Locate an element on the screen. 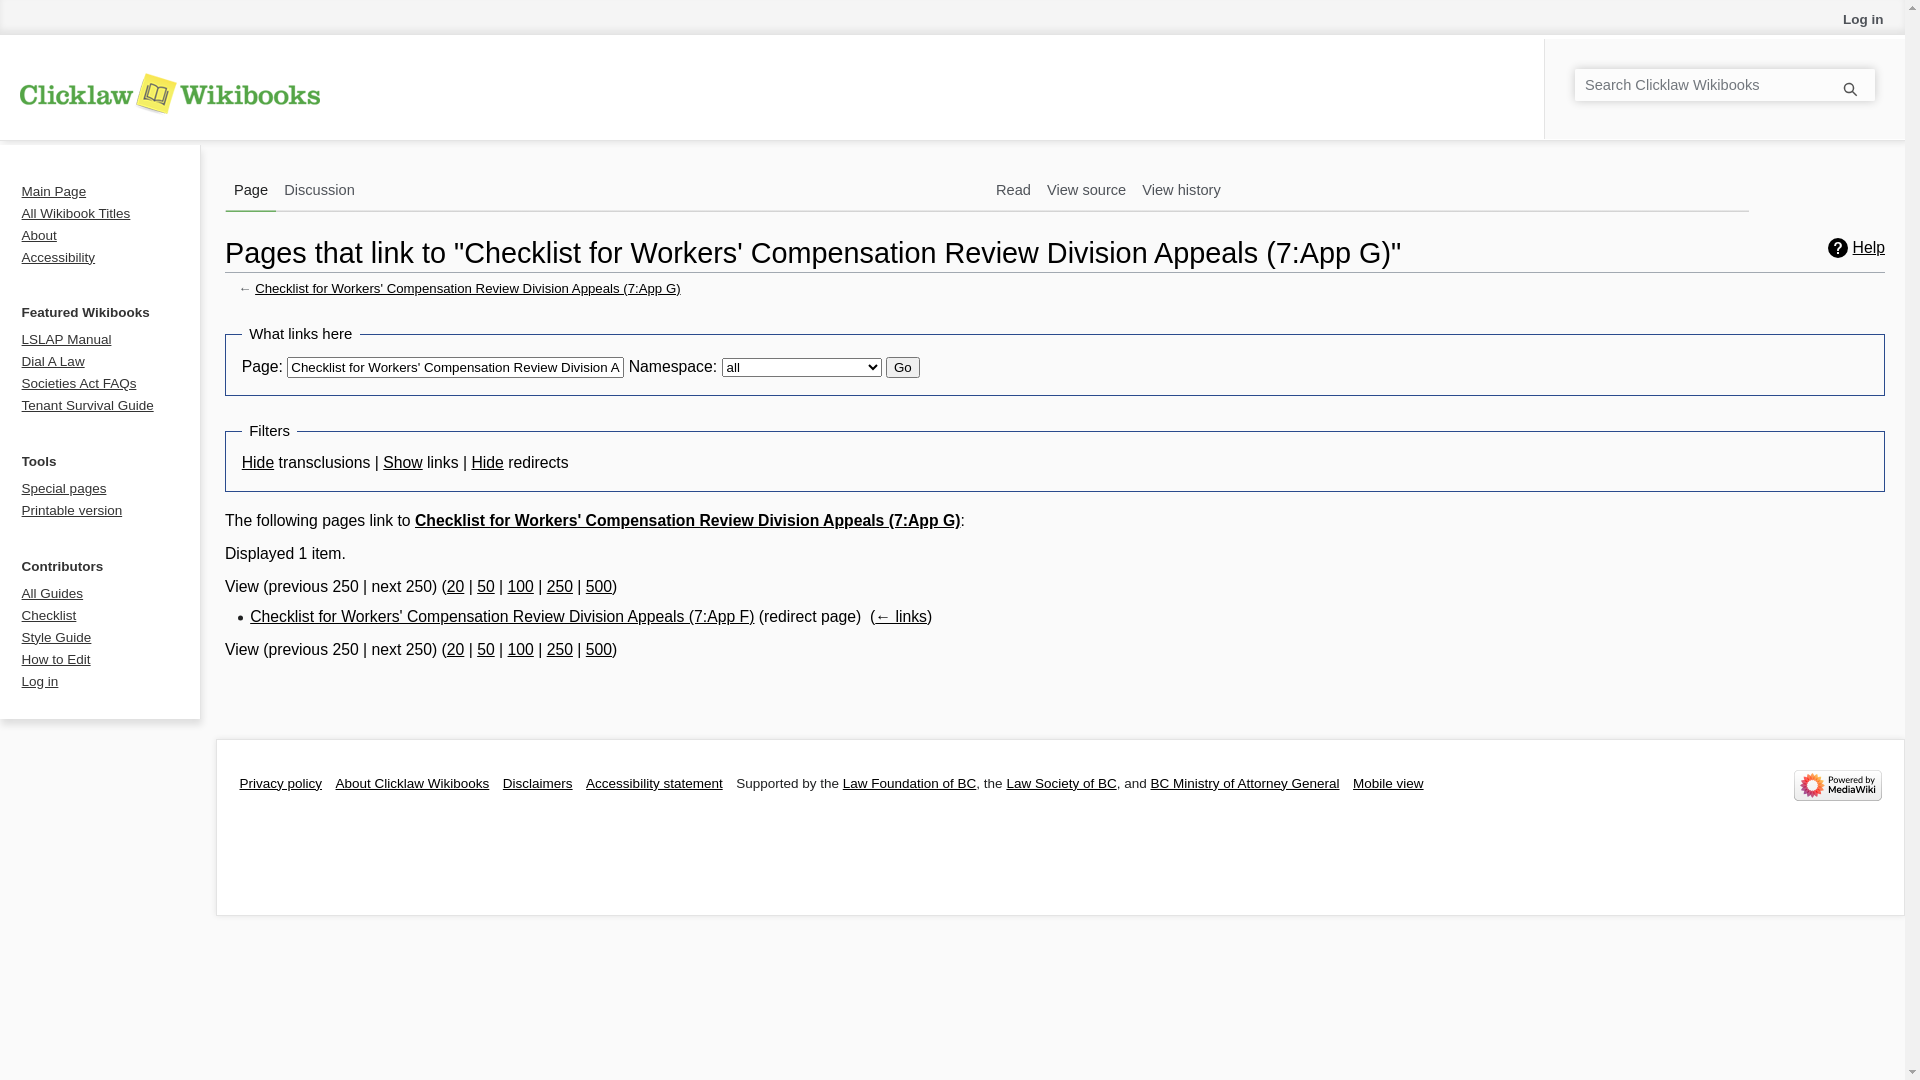 This screenshot has height=1080, width=1920. 'Law Society of BC' is located at coordinates (1059, 782).